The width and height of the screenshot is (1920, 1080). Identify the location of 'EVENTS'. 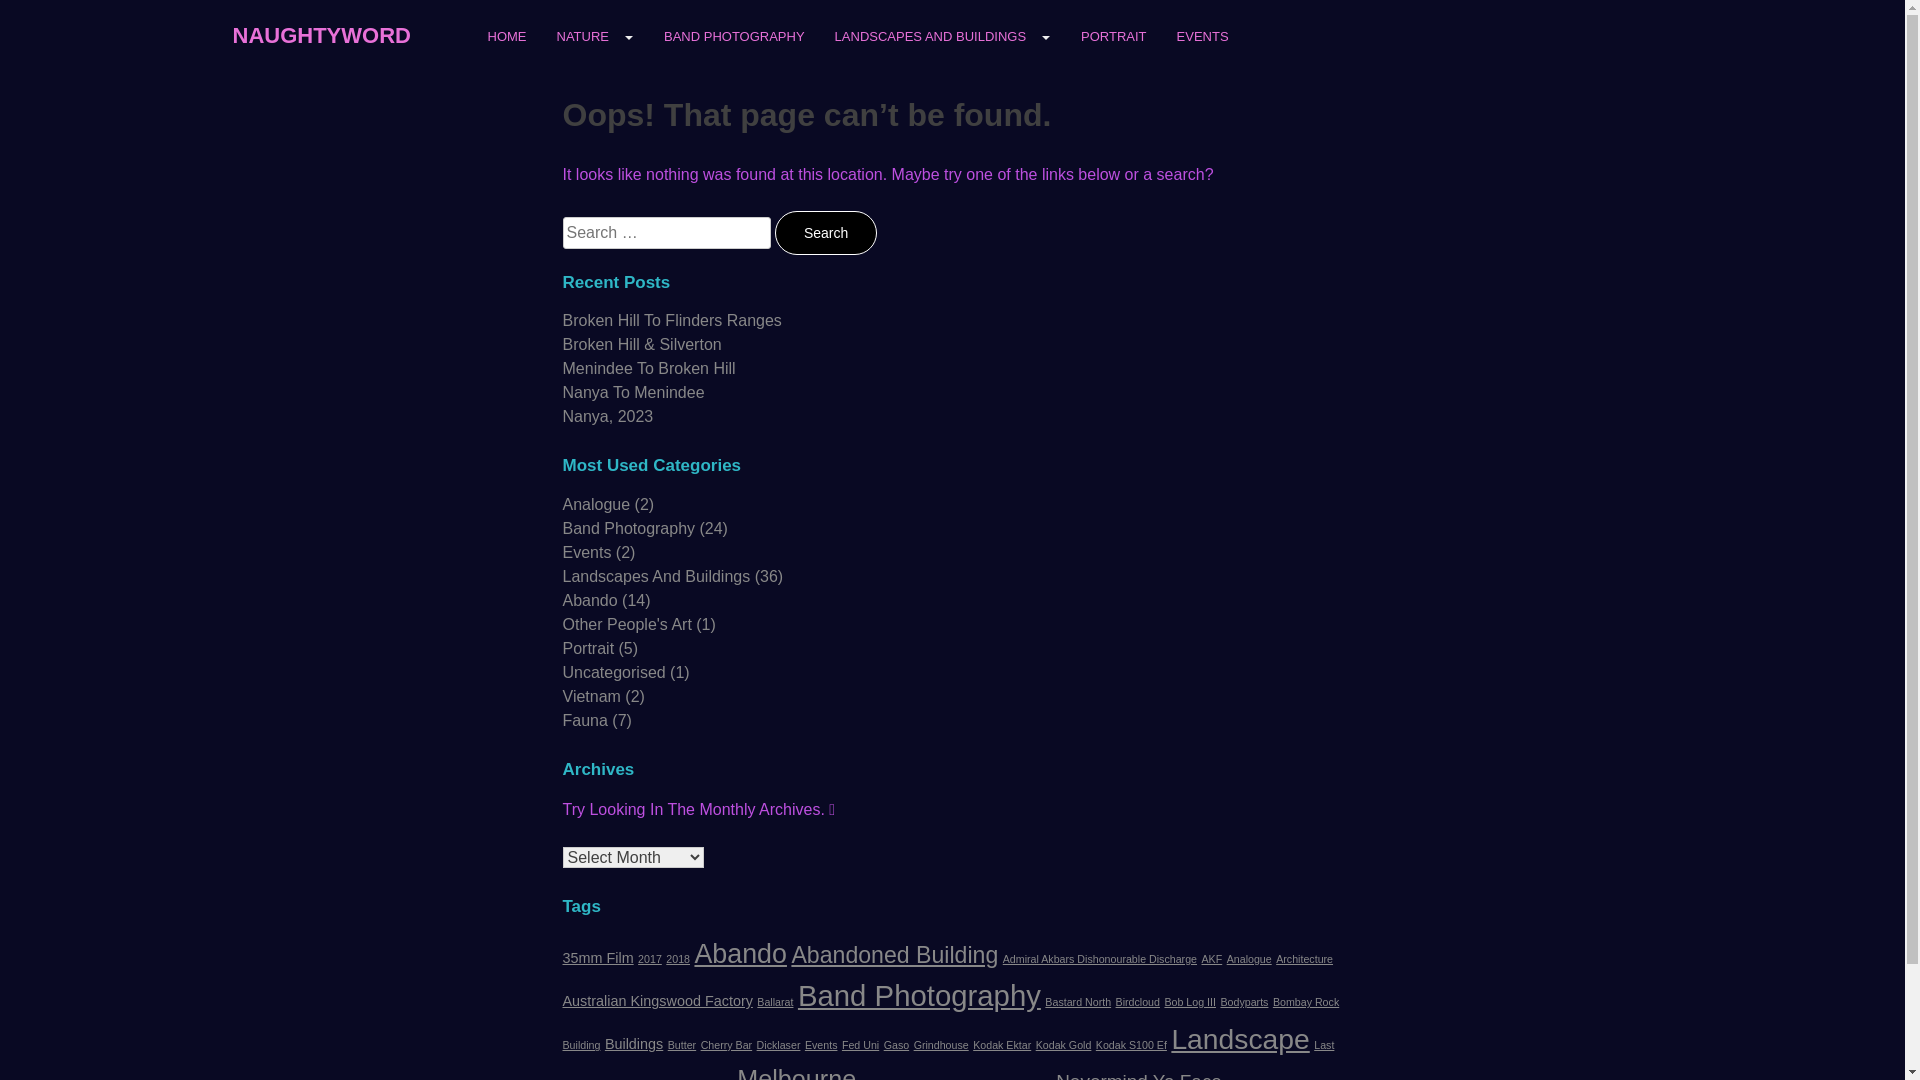
(1202, 42).